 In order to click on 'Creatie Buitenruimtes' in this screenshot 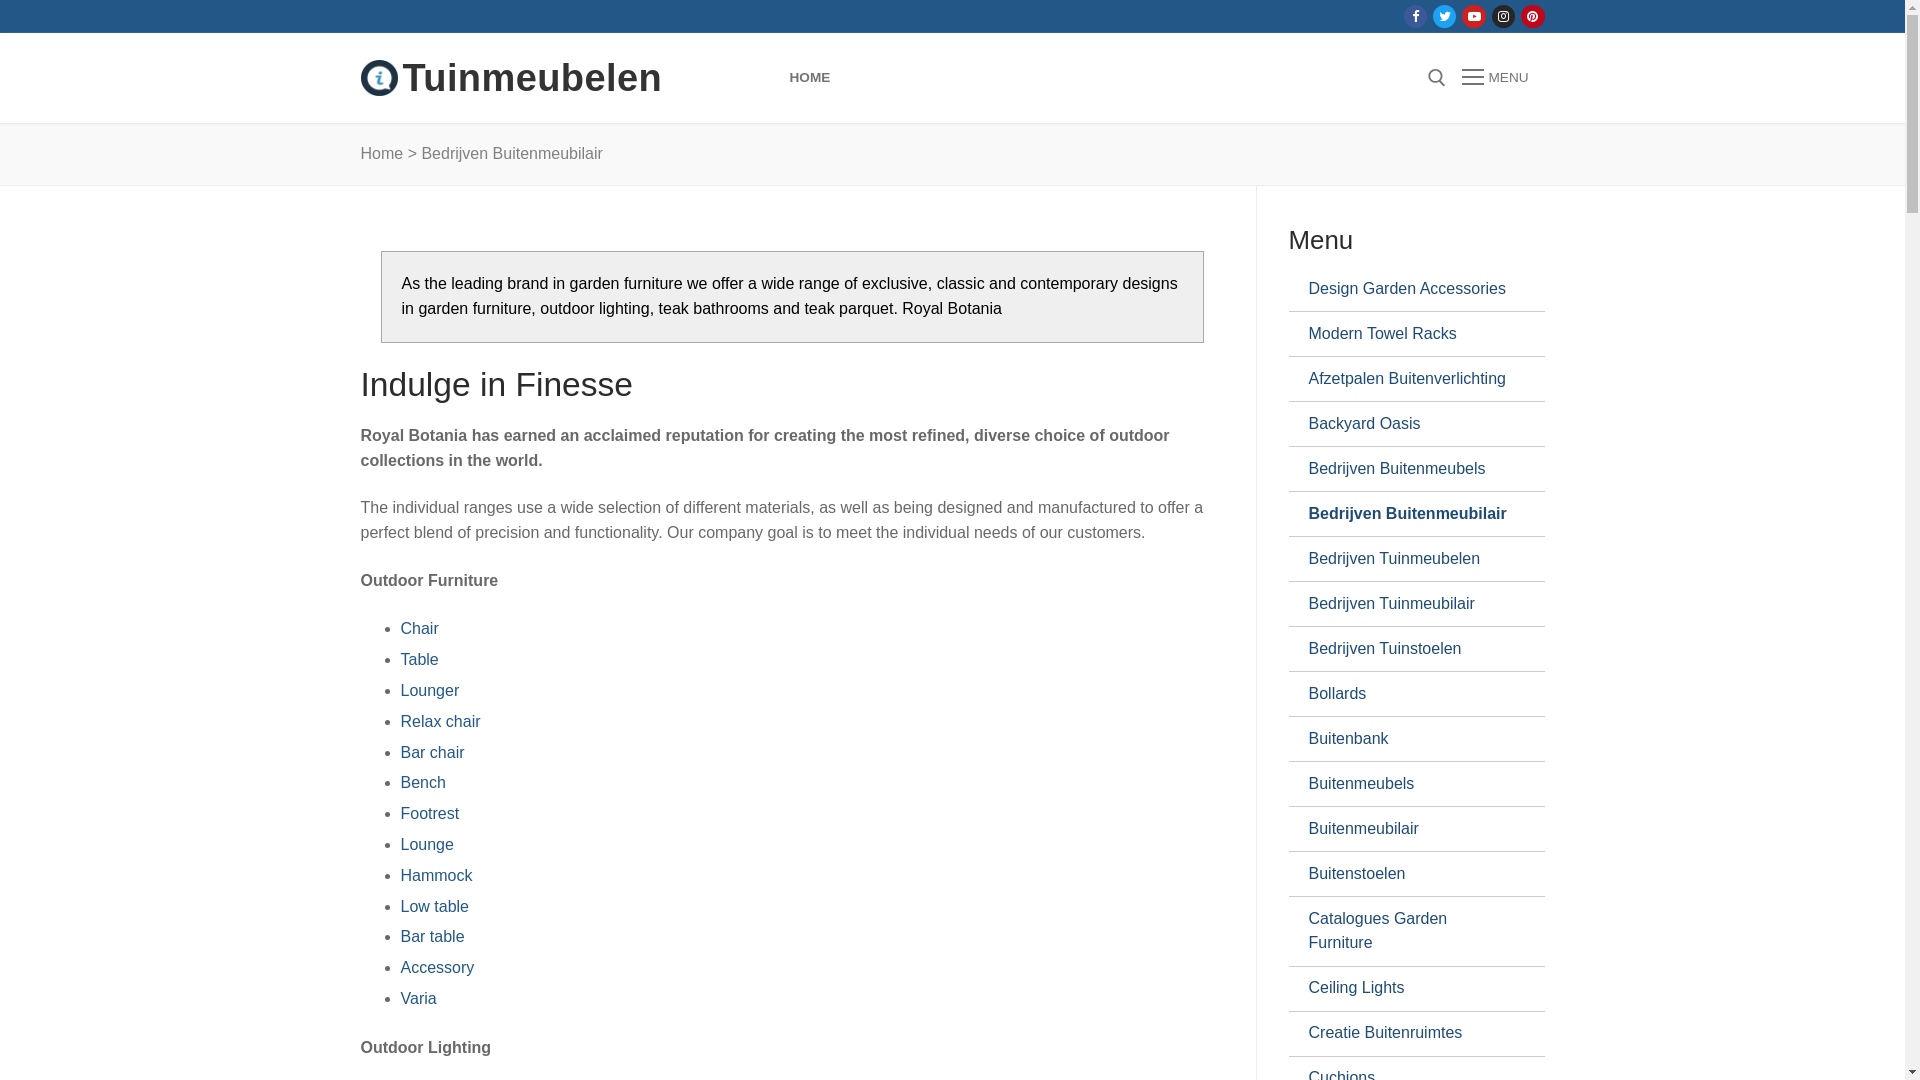, I will do `click(1308, 1033)`.